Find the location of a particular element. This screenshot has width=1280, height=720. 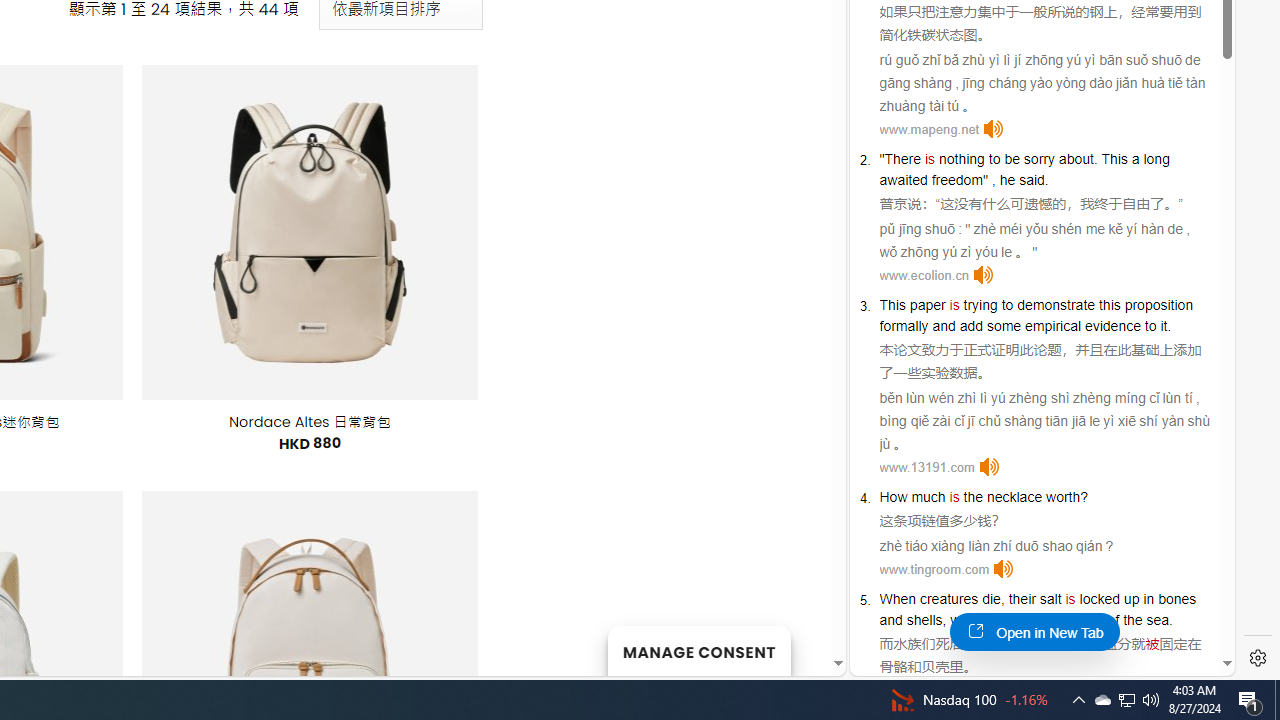

'www.tingroom.com' is located at coordinates (933, 569).